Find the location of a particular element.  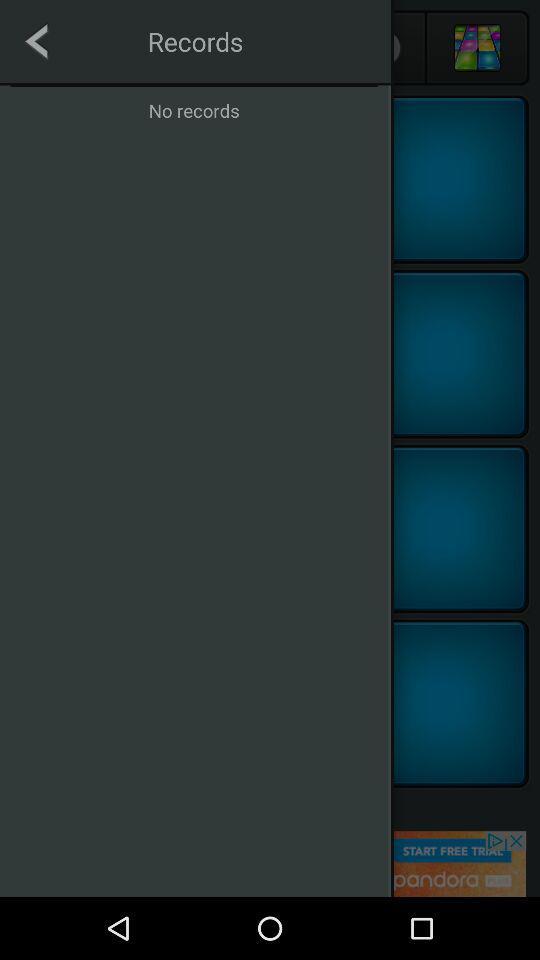

the group icon is located at coordinates (270, 47).